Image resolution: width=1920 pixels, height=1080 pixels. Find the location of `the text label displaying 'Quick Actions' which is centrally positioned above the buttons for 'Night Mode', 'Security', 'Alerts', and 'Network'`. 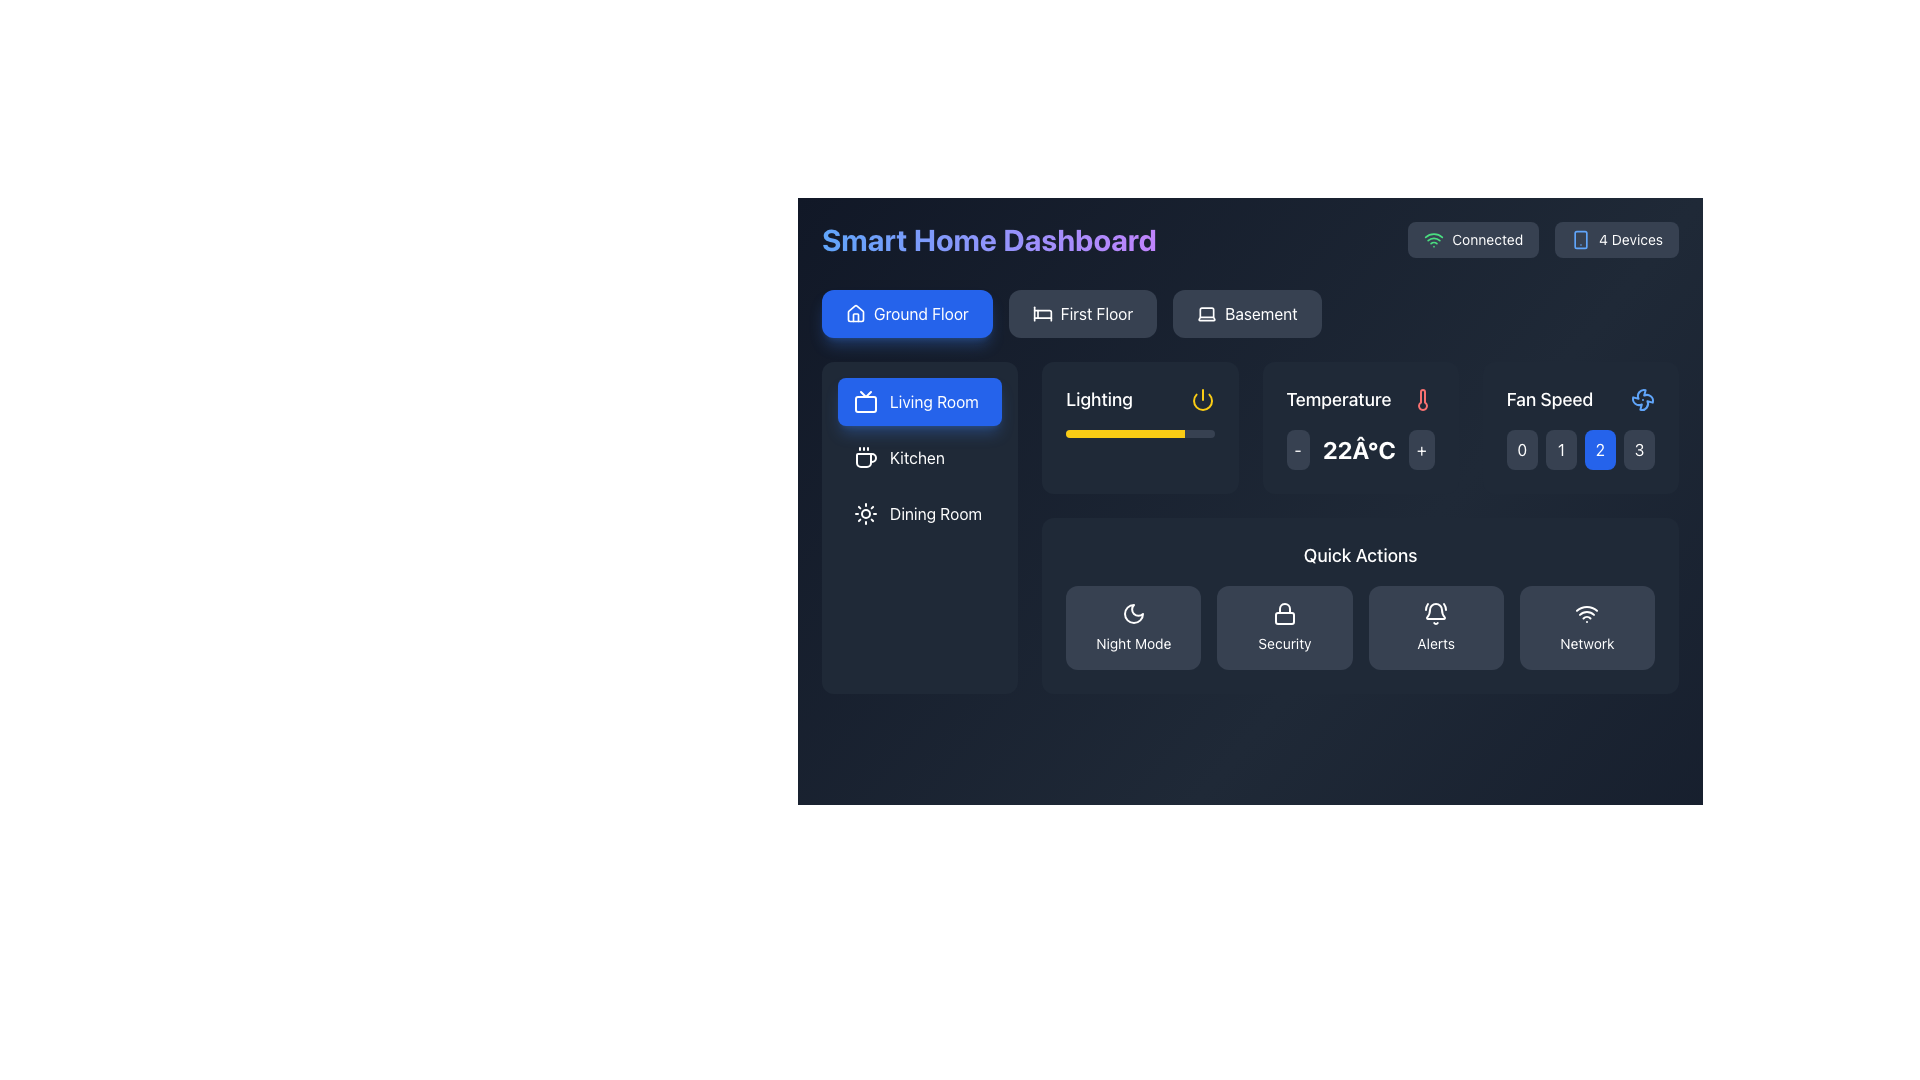

the text label displaying 'Quick Actions' which is centrally positioned above the buttons for 'Night Mode', 'Security', 'Alerts', and 'Network' is located at coordinates (1360, 555).